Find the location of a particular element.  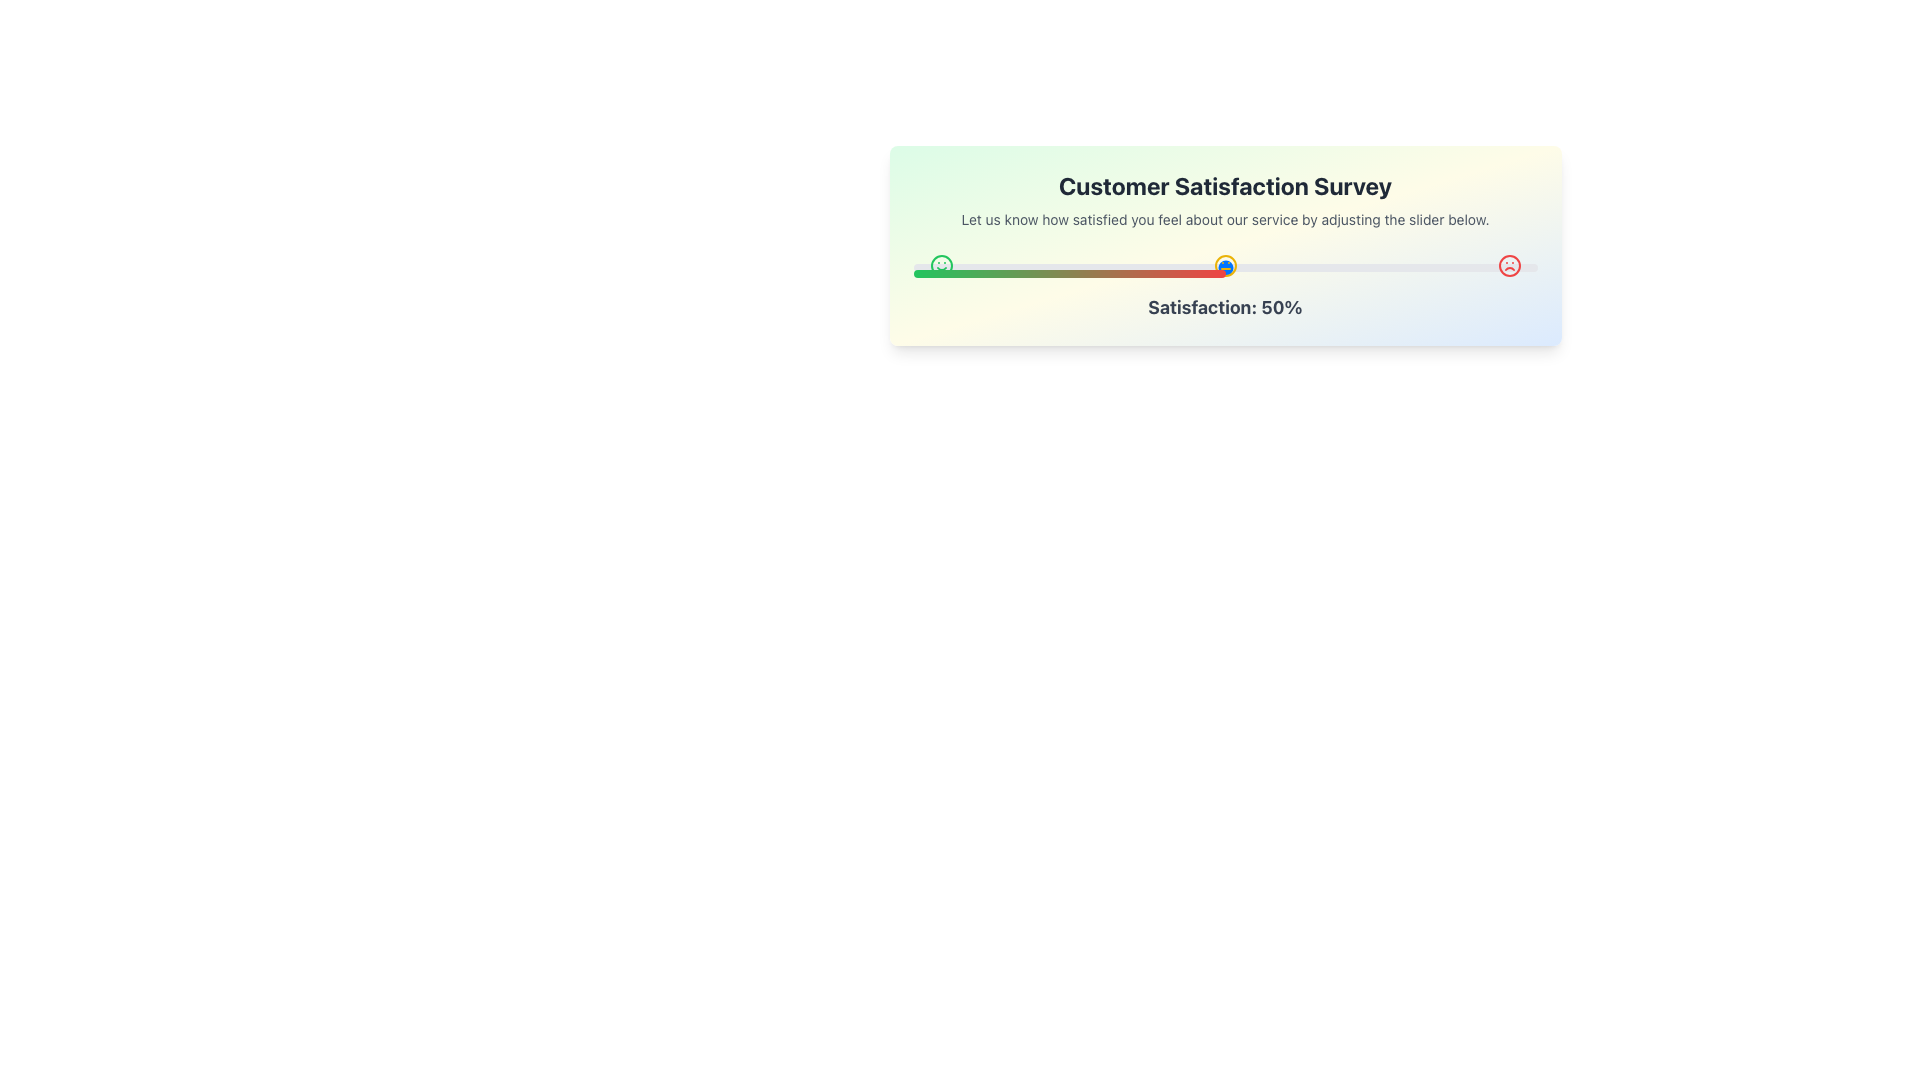

satisfaction level is located at coordinates (943, 266).